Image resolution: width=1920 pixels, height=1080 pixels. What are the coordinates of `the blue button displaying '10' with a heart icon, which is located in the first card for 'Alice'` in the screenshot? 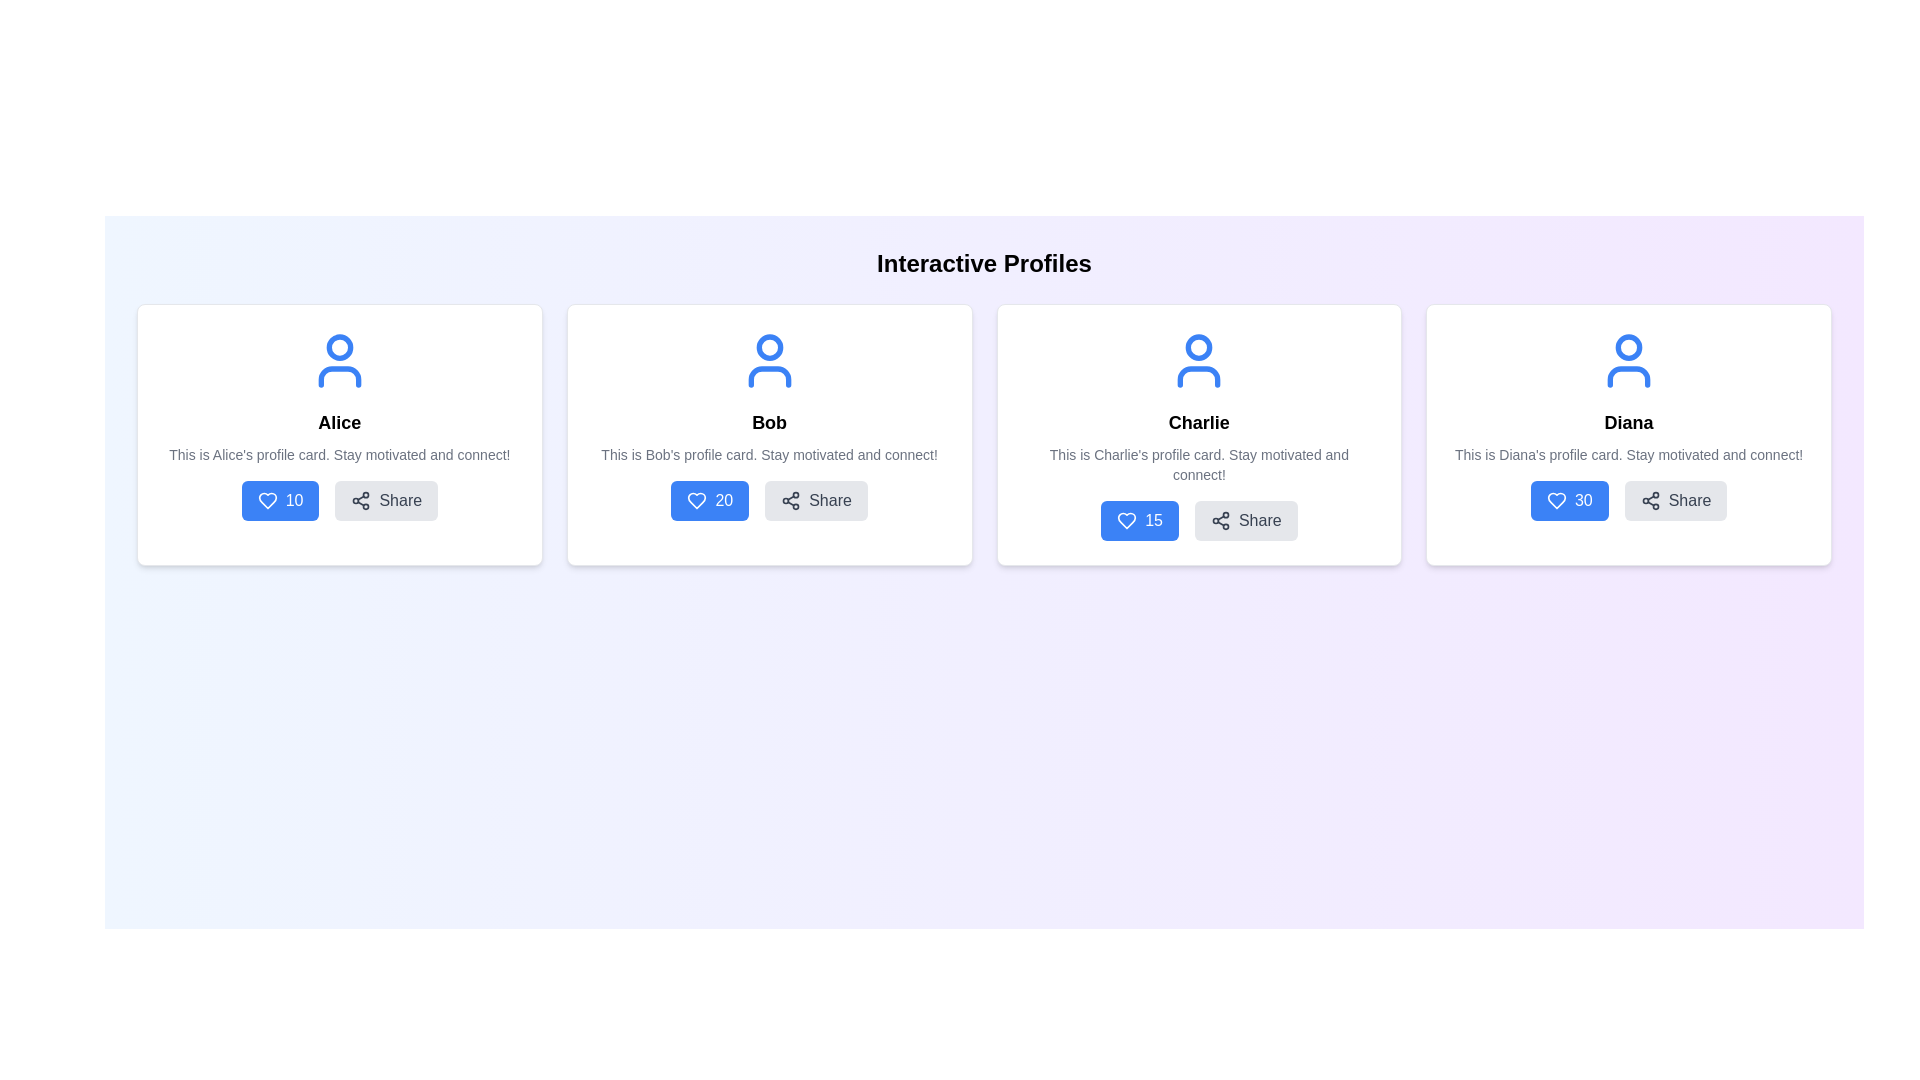 It's located at (279, 500).